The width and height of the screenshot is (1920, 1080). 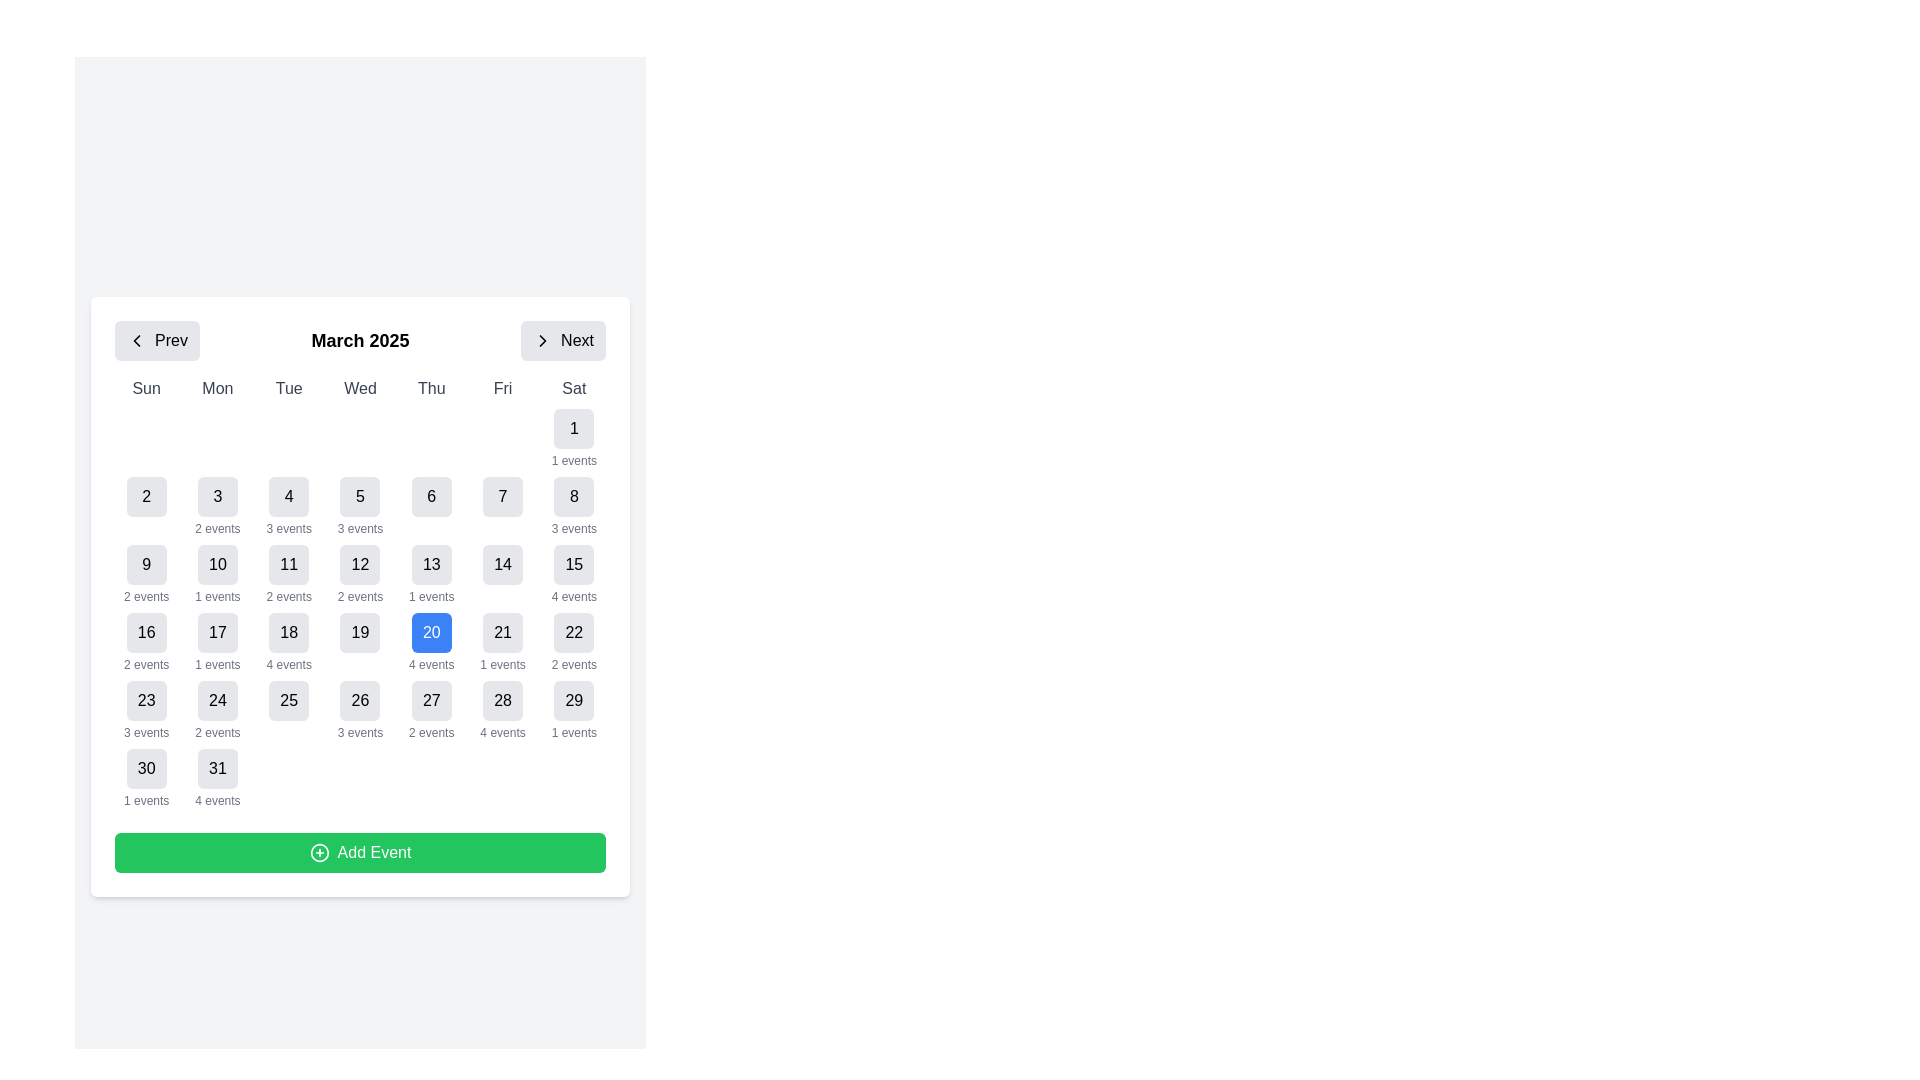 What do you see at coordinates (217, 732) in the screenshot?
I see `the text label that reads '2 events', which is styled in gray and positioned beneath the date button '24' in the fifth row and third column of the calendar grid` at bounding box center [217, 732].